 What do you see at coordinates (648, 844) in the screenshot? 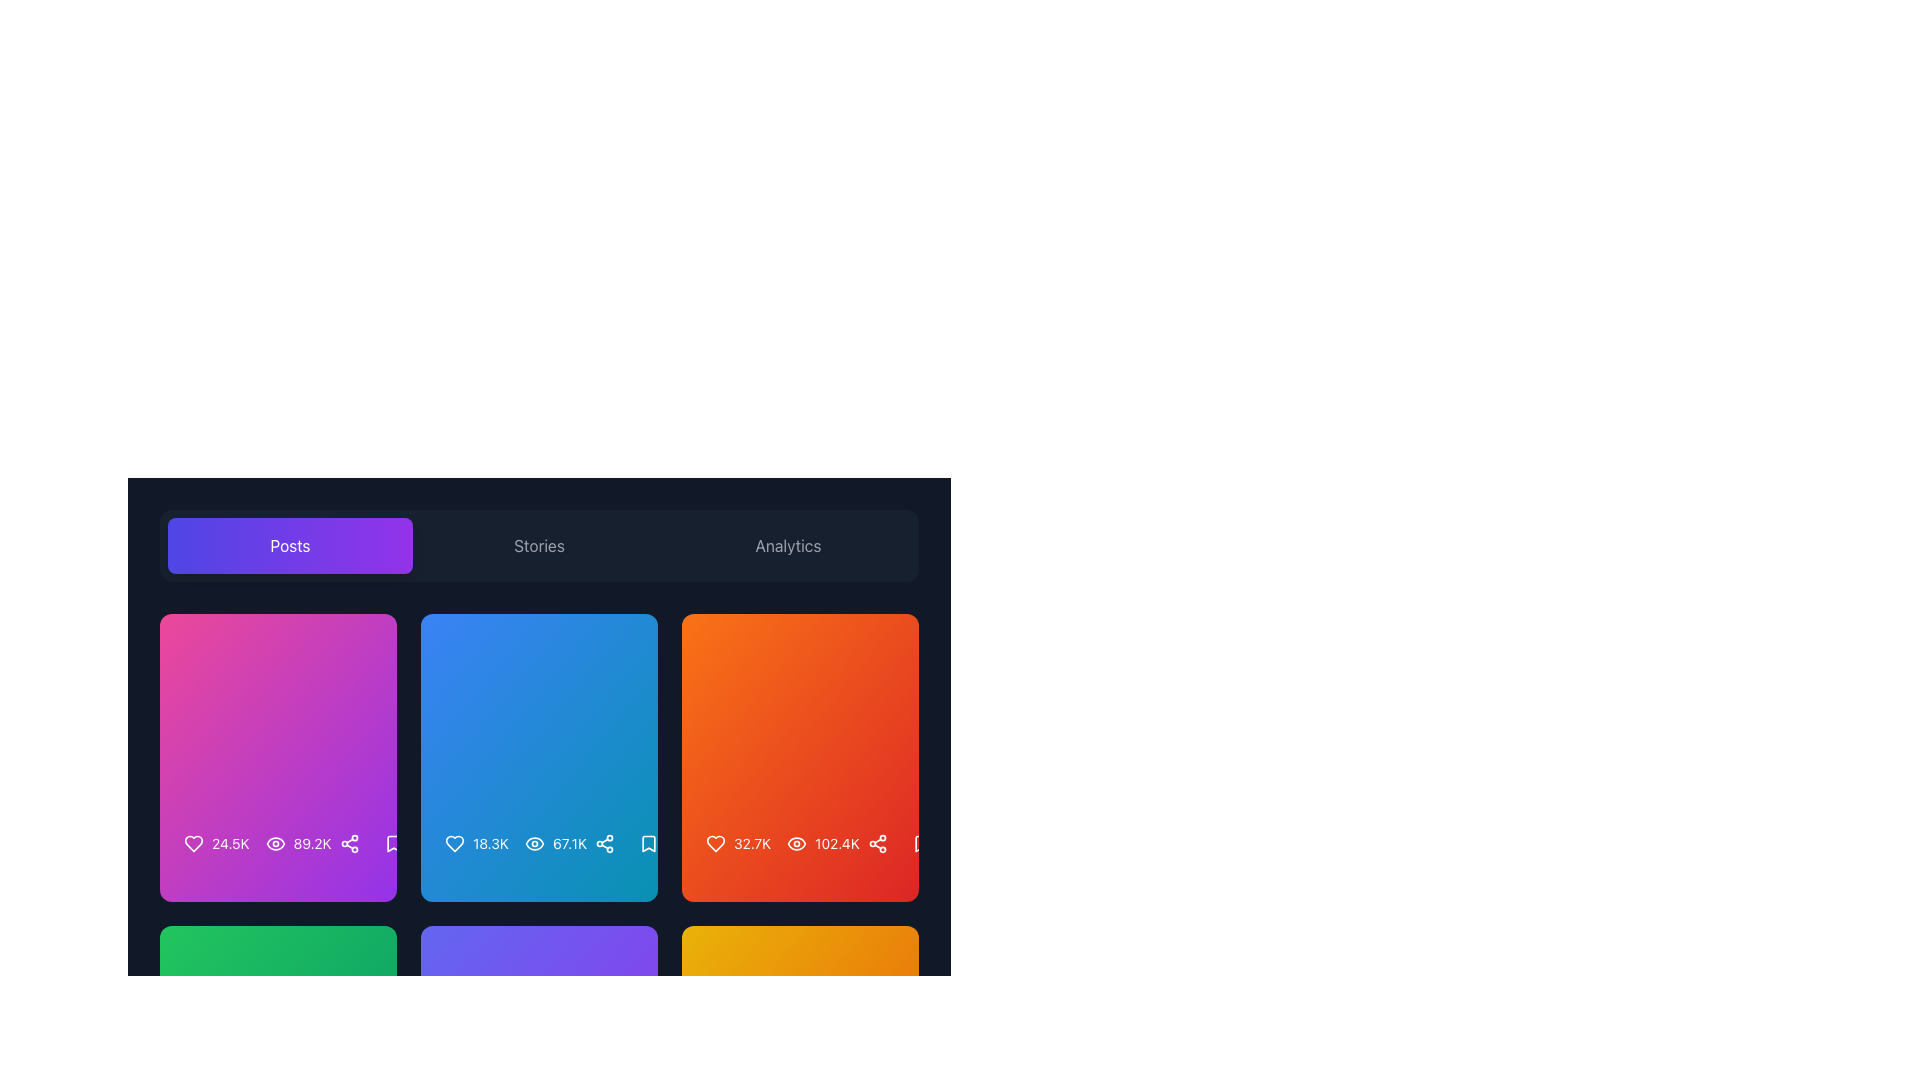
I see `the bookmark icon, which is a simplistic white bookmark-shaped button located at the bottom-right corner of the blue card in the second column of the grid layout` at bounding box center [648, 844].